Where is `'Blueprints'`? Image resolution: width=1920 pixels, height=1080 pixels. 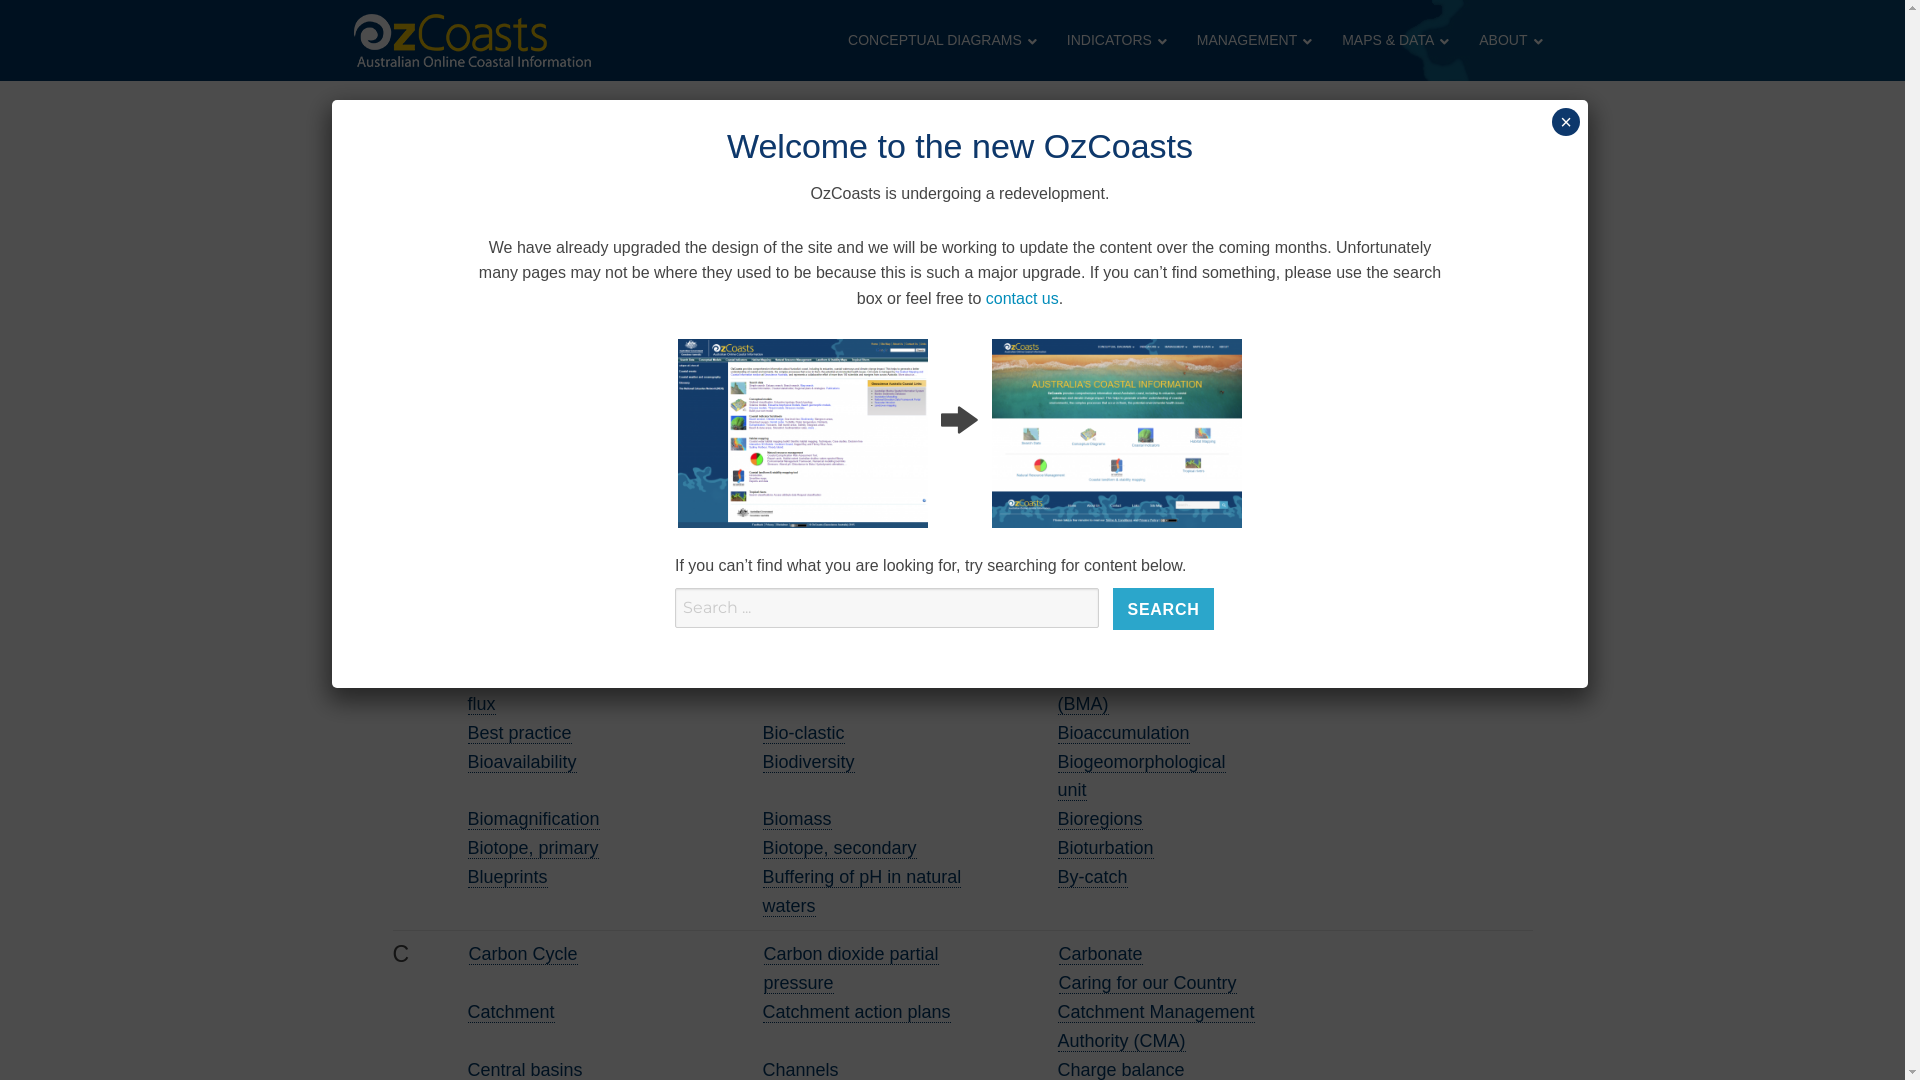 'Blueprints' is located at coordinates (508, 876).